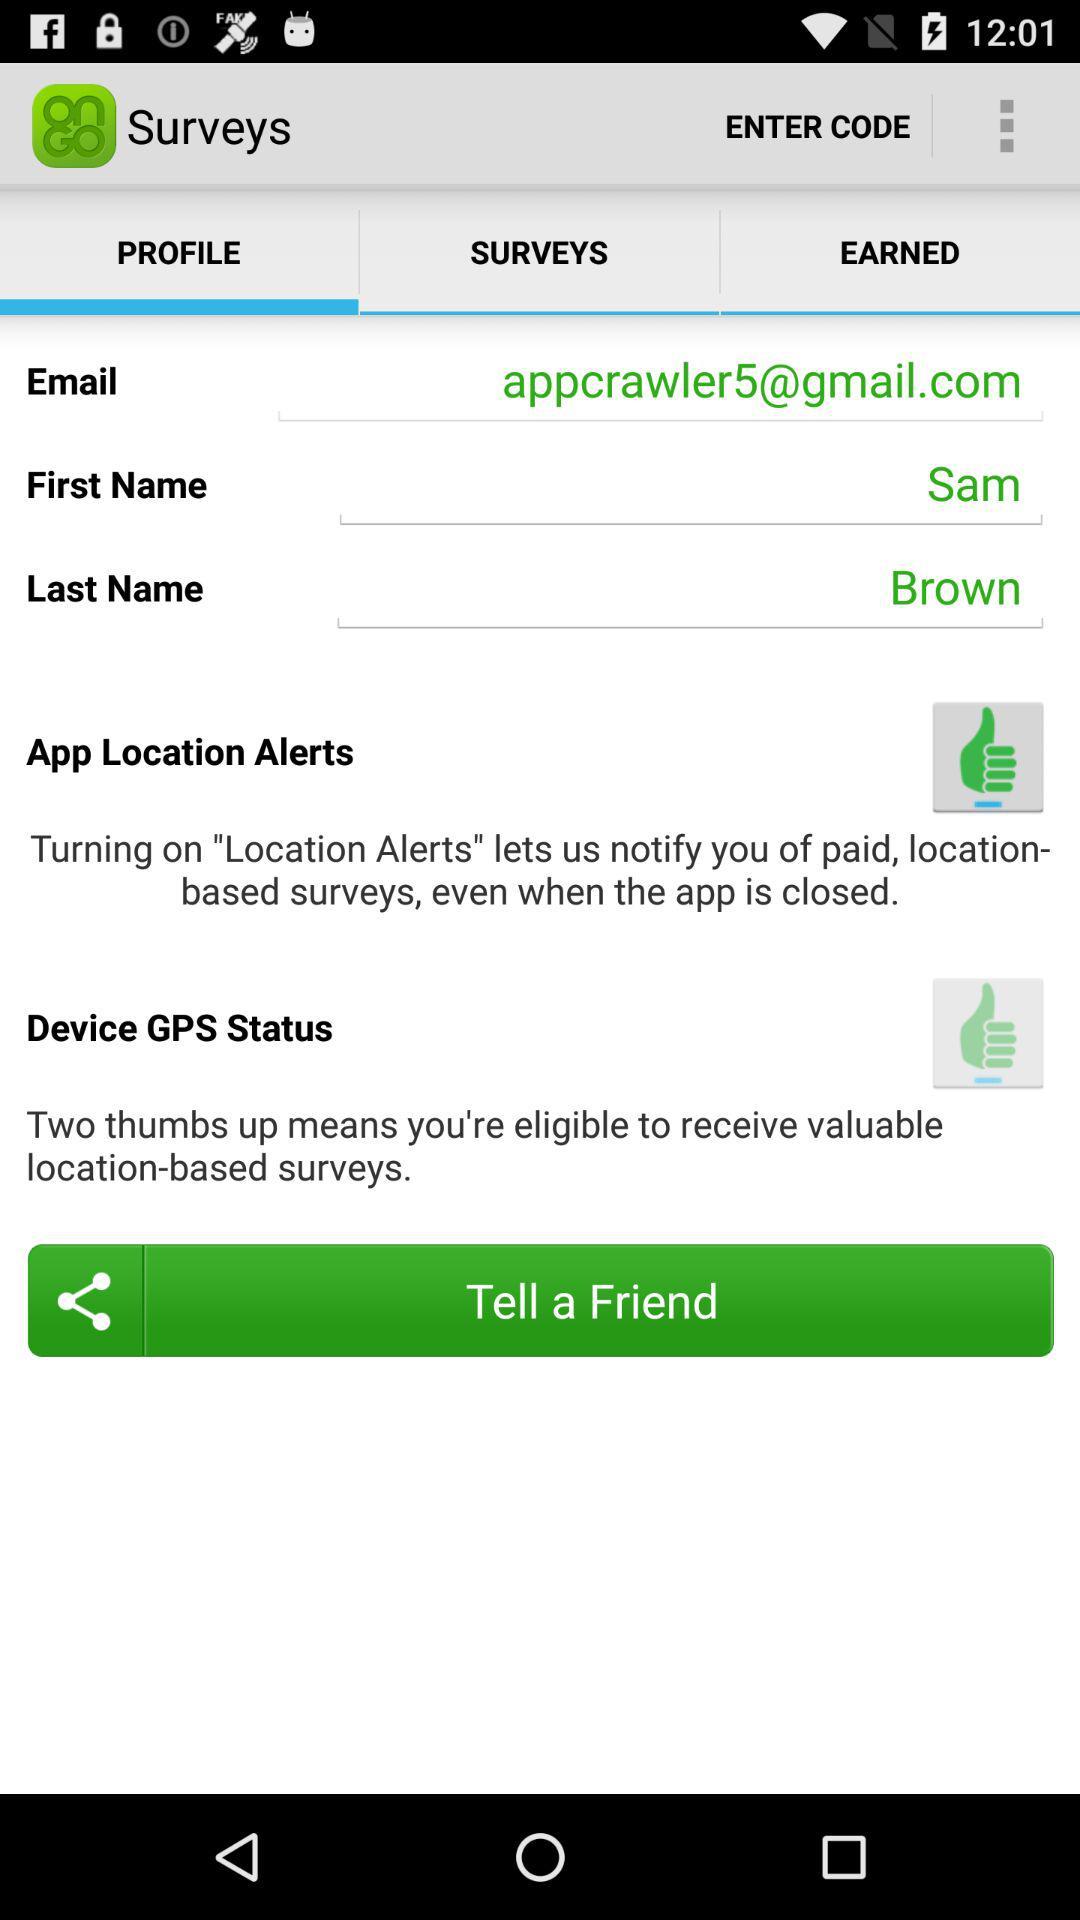 The image size is (1080, 1920). I want to click on enter code, so click(817, 124).